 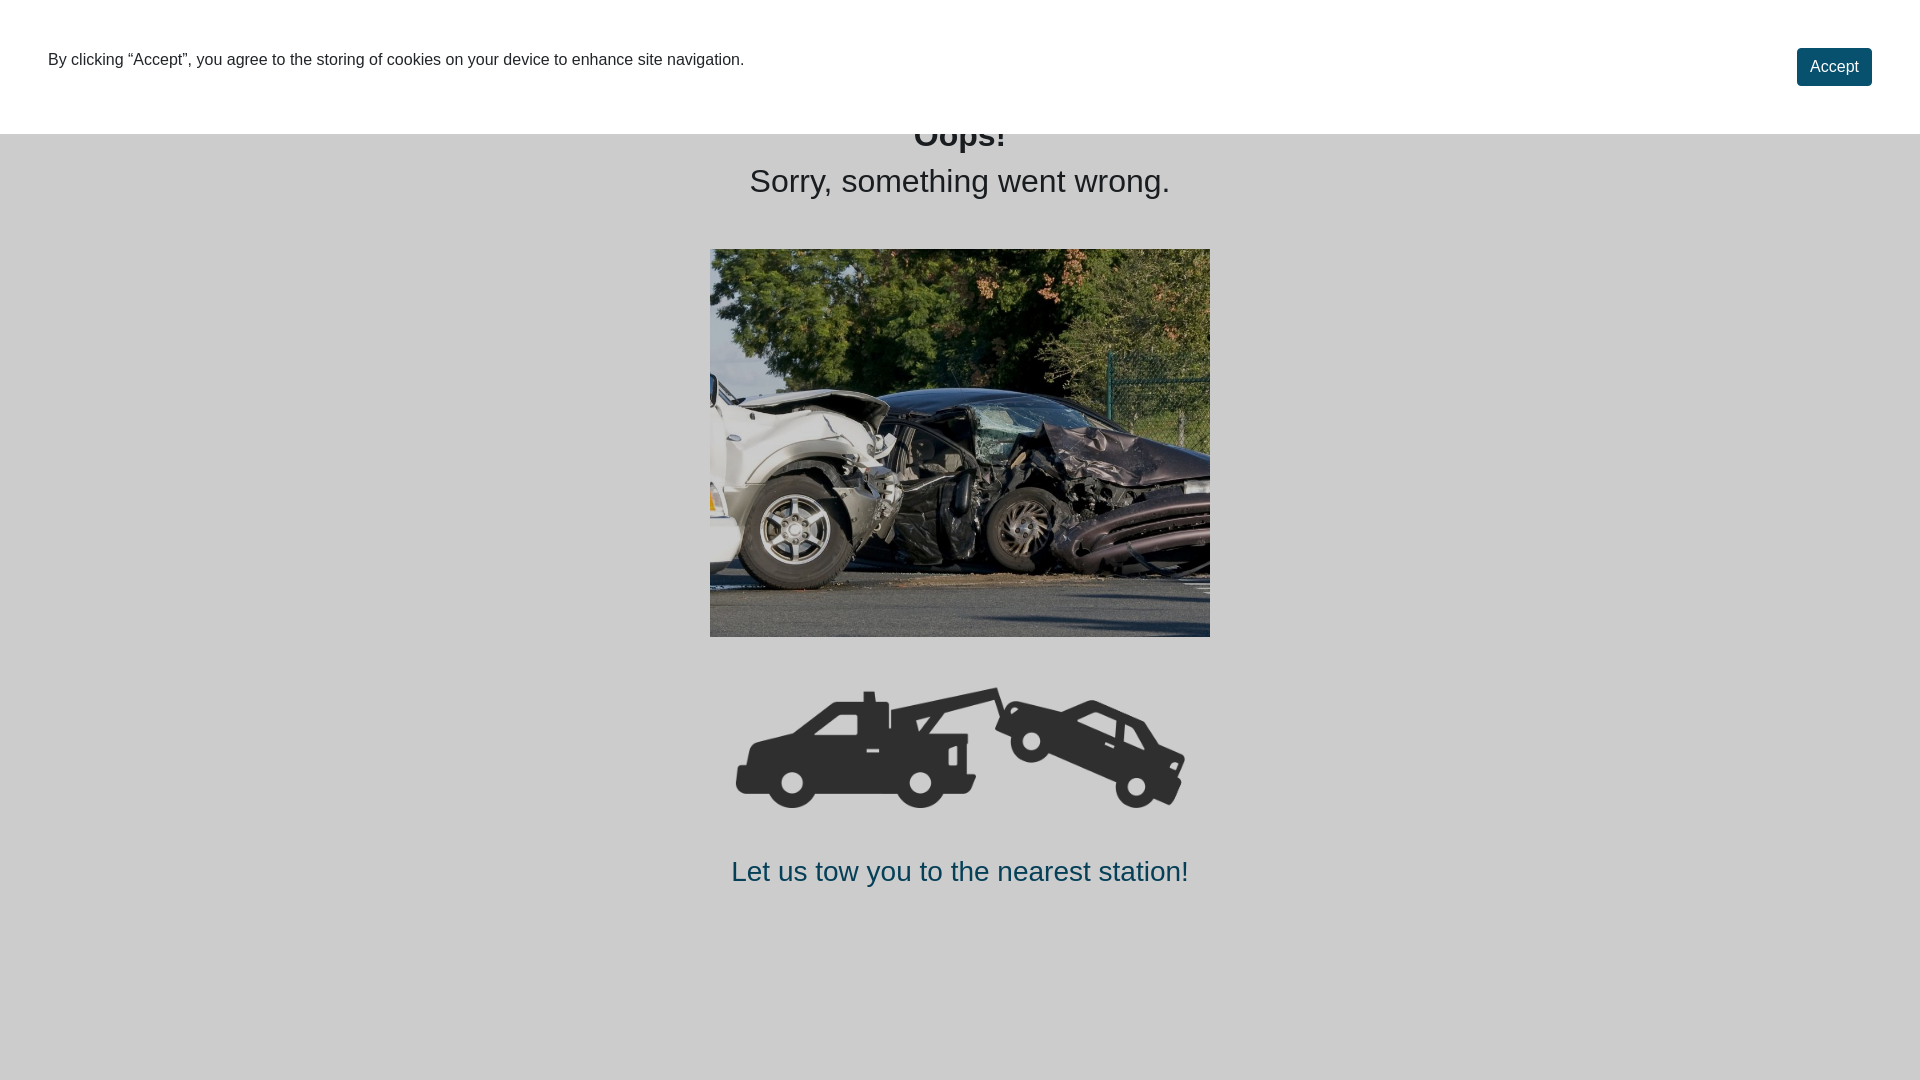 What do you see at coordinates (1834, 65) in the screenshot?
I see `'Accept'` at bounding box center [1834, 65].